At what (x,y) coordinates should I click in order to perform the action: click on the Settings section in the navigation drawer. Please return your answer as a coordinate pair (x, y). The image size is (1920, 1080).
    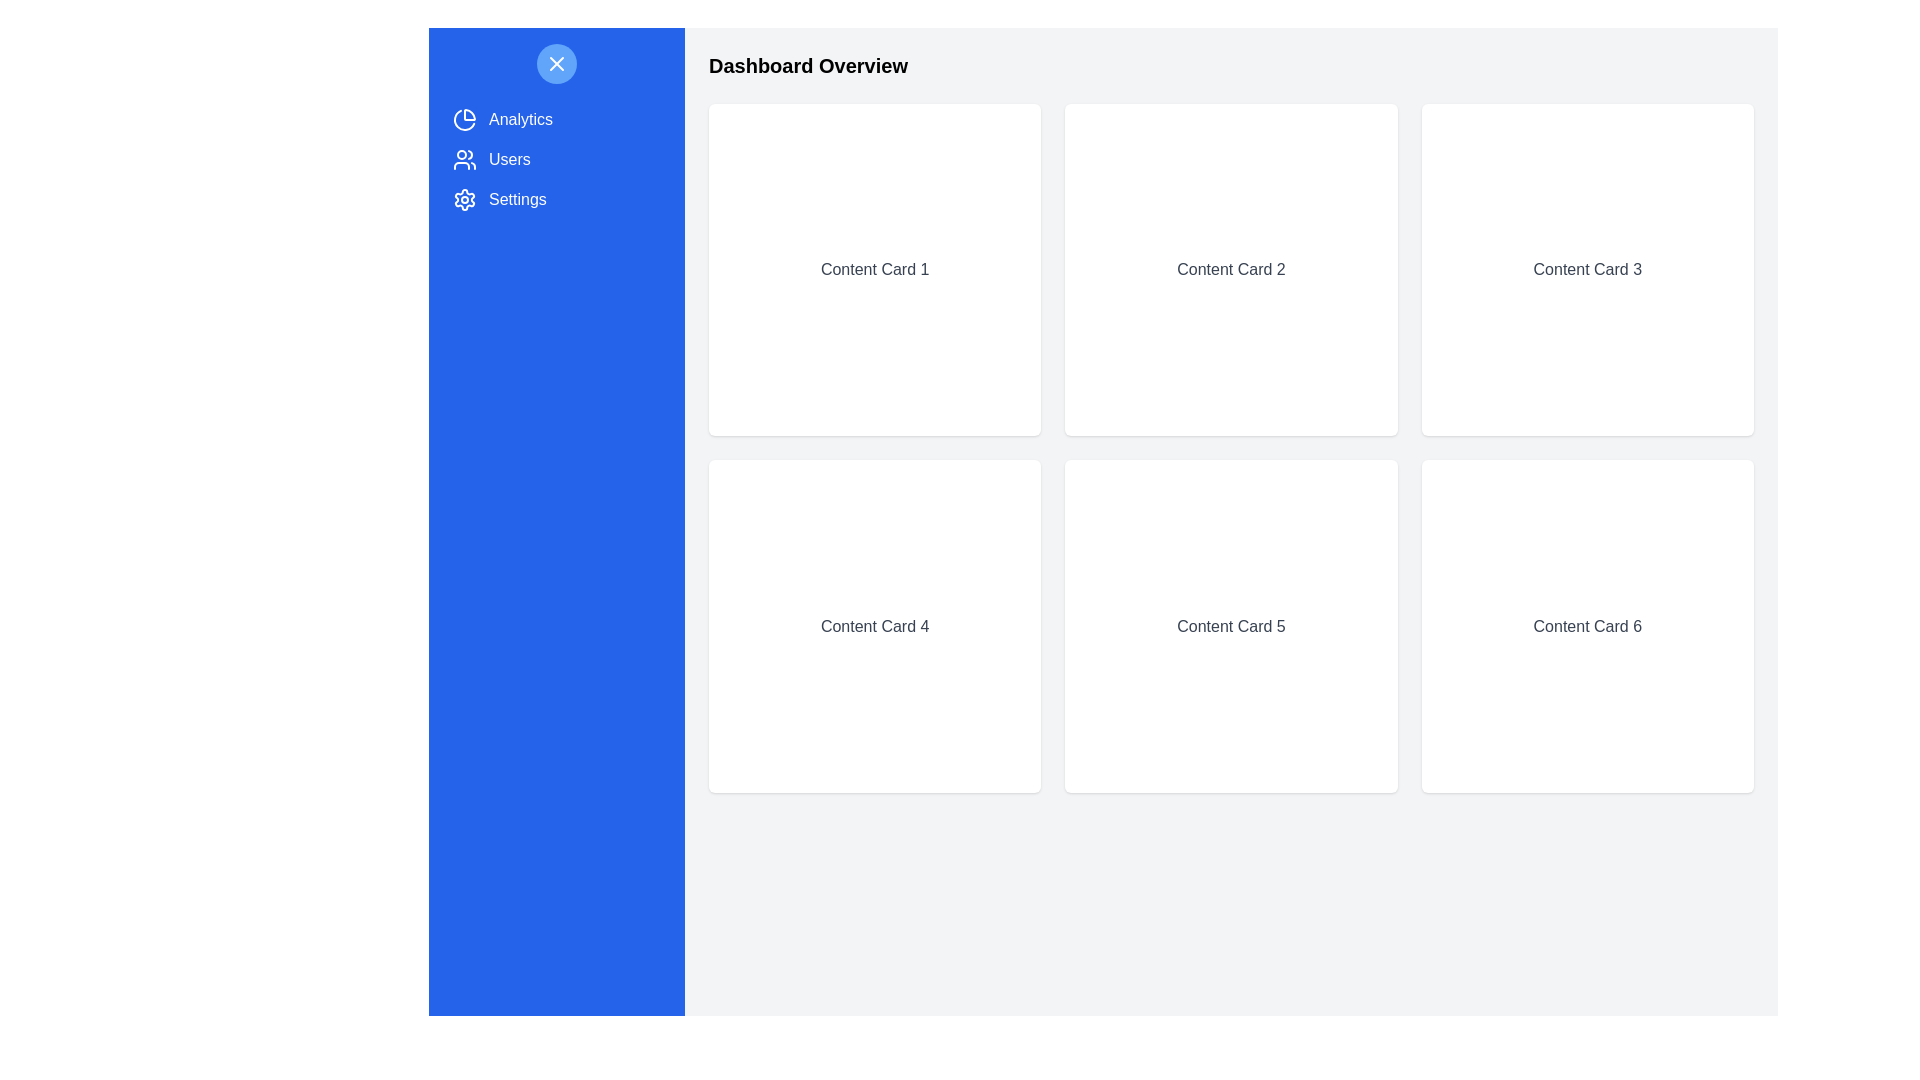
    Looking at the image, I should click on (556, 200).